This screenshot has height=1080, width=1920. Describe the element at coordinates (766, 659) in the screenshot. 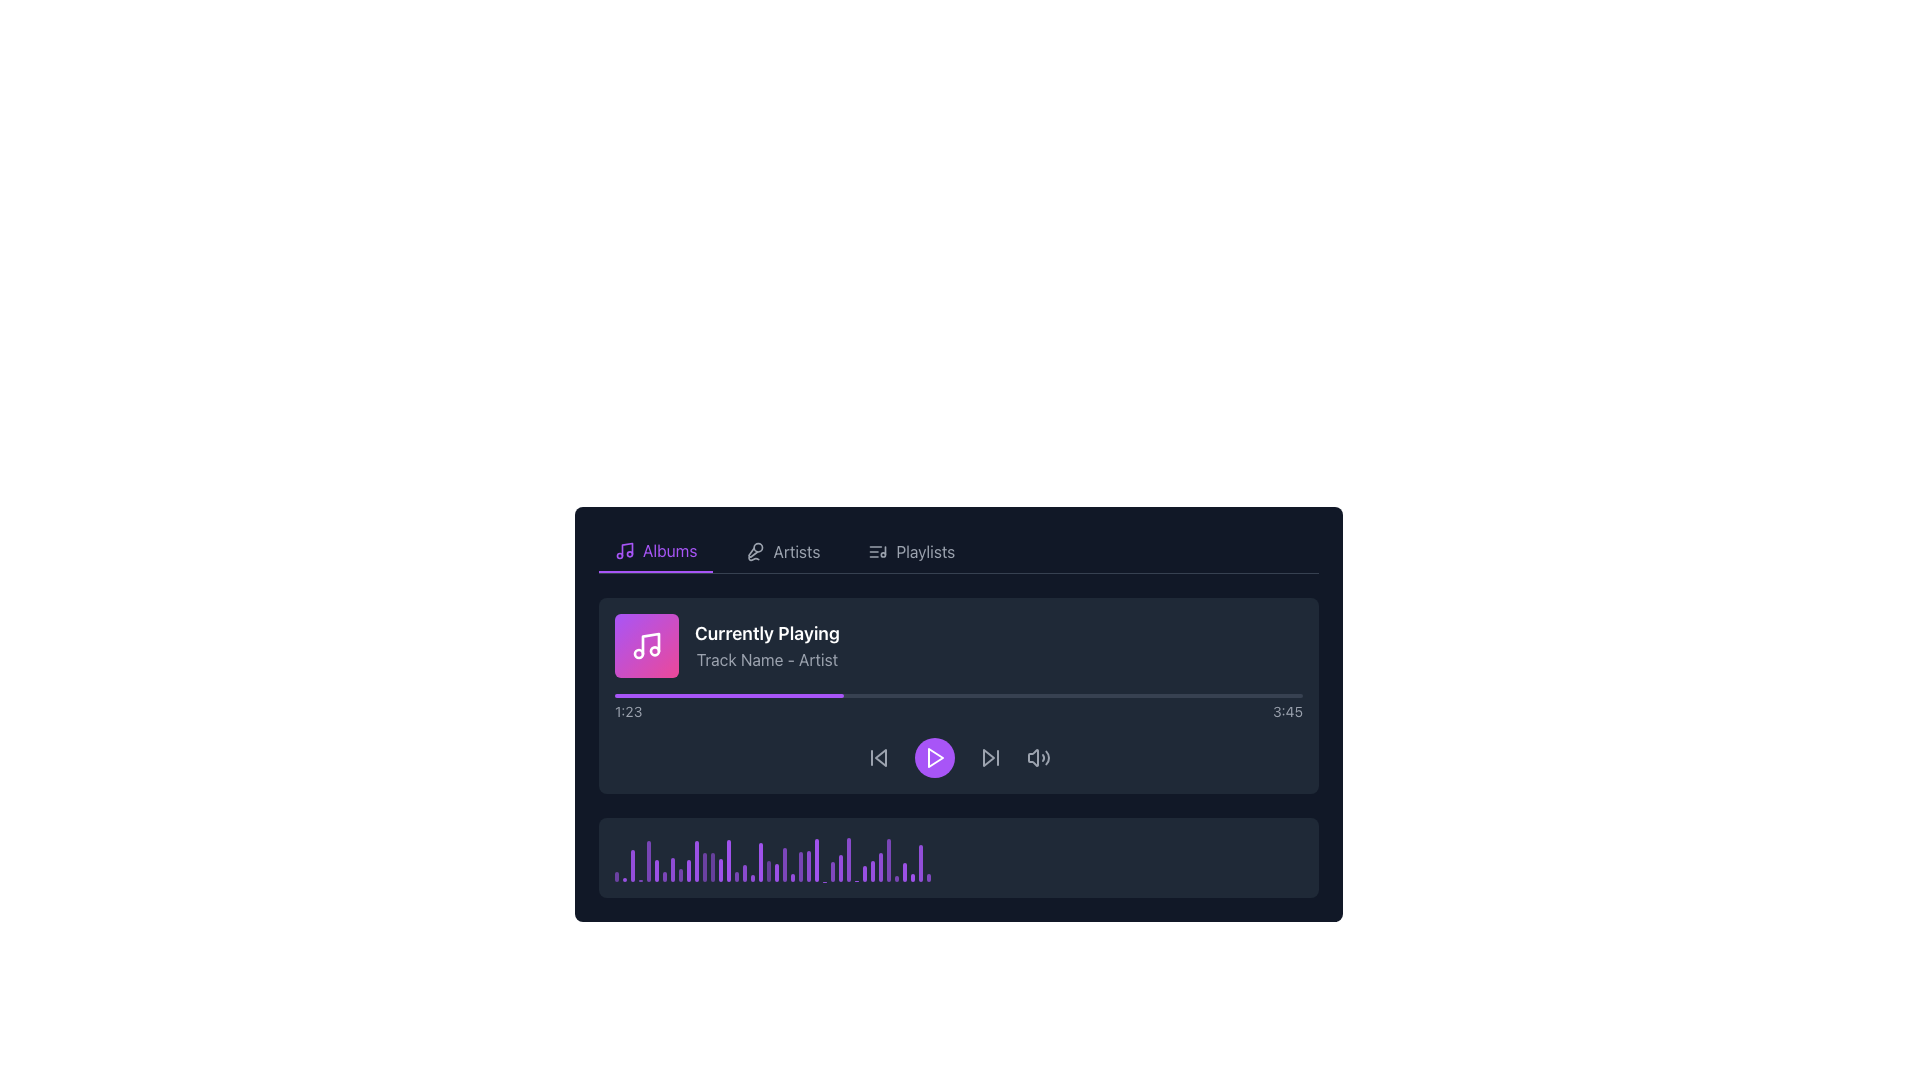

I see `the informational text displaying the track name and artist, which is located below the 'Currently Playing' label in the music player interface` at that location.